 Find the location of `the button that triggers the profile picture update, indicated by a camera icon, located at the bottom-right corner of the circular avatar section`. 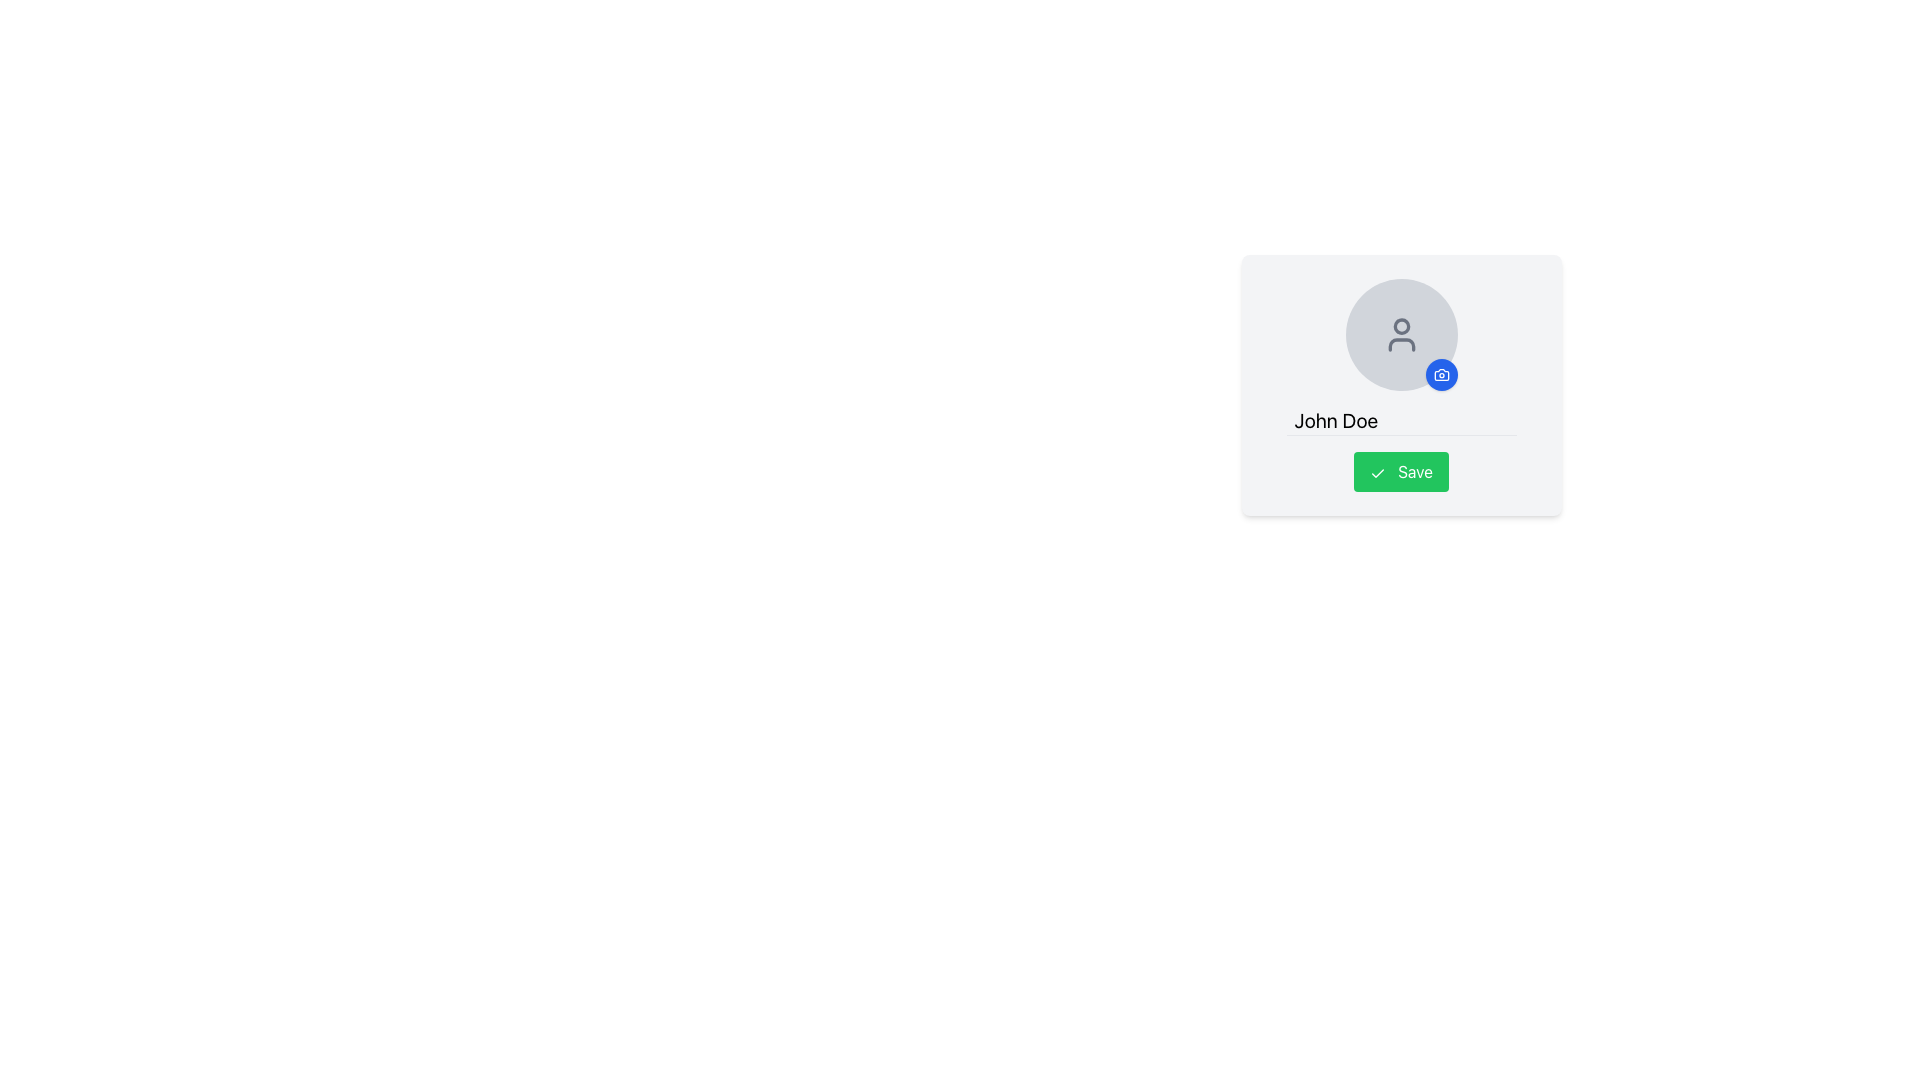

the button that triggers the profile picture update, indicated by a camera icon, located at the bottom-right corner of the circular avatar section is located at coordinates (1441, 374).